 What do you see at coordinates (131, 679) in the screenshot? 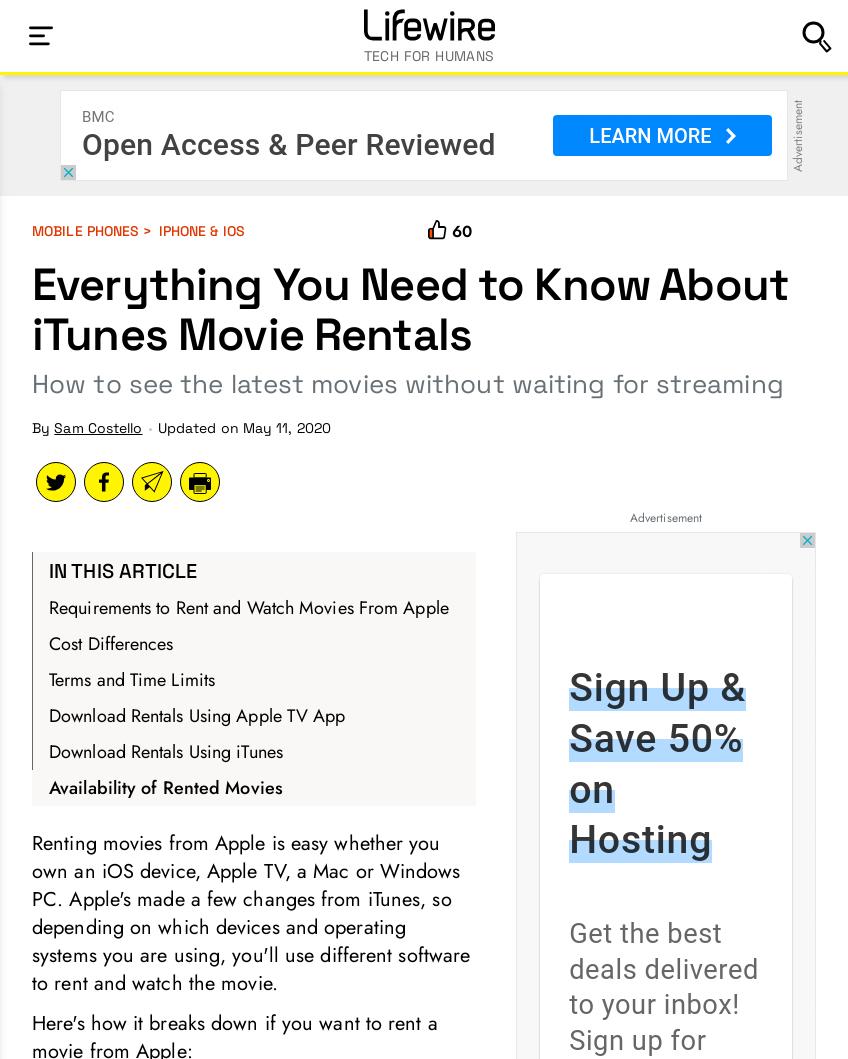
I see `'Terms and Time Limits'` at bounding box center [131, 679].